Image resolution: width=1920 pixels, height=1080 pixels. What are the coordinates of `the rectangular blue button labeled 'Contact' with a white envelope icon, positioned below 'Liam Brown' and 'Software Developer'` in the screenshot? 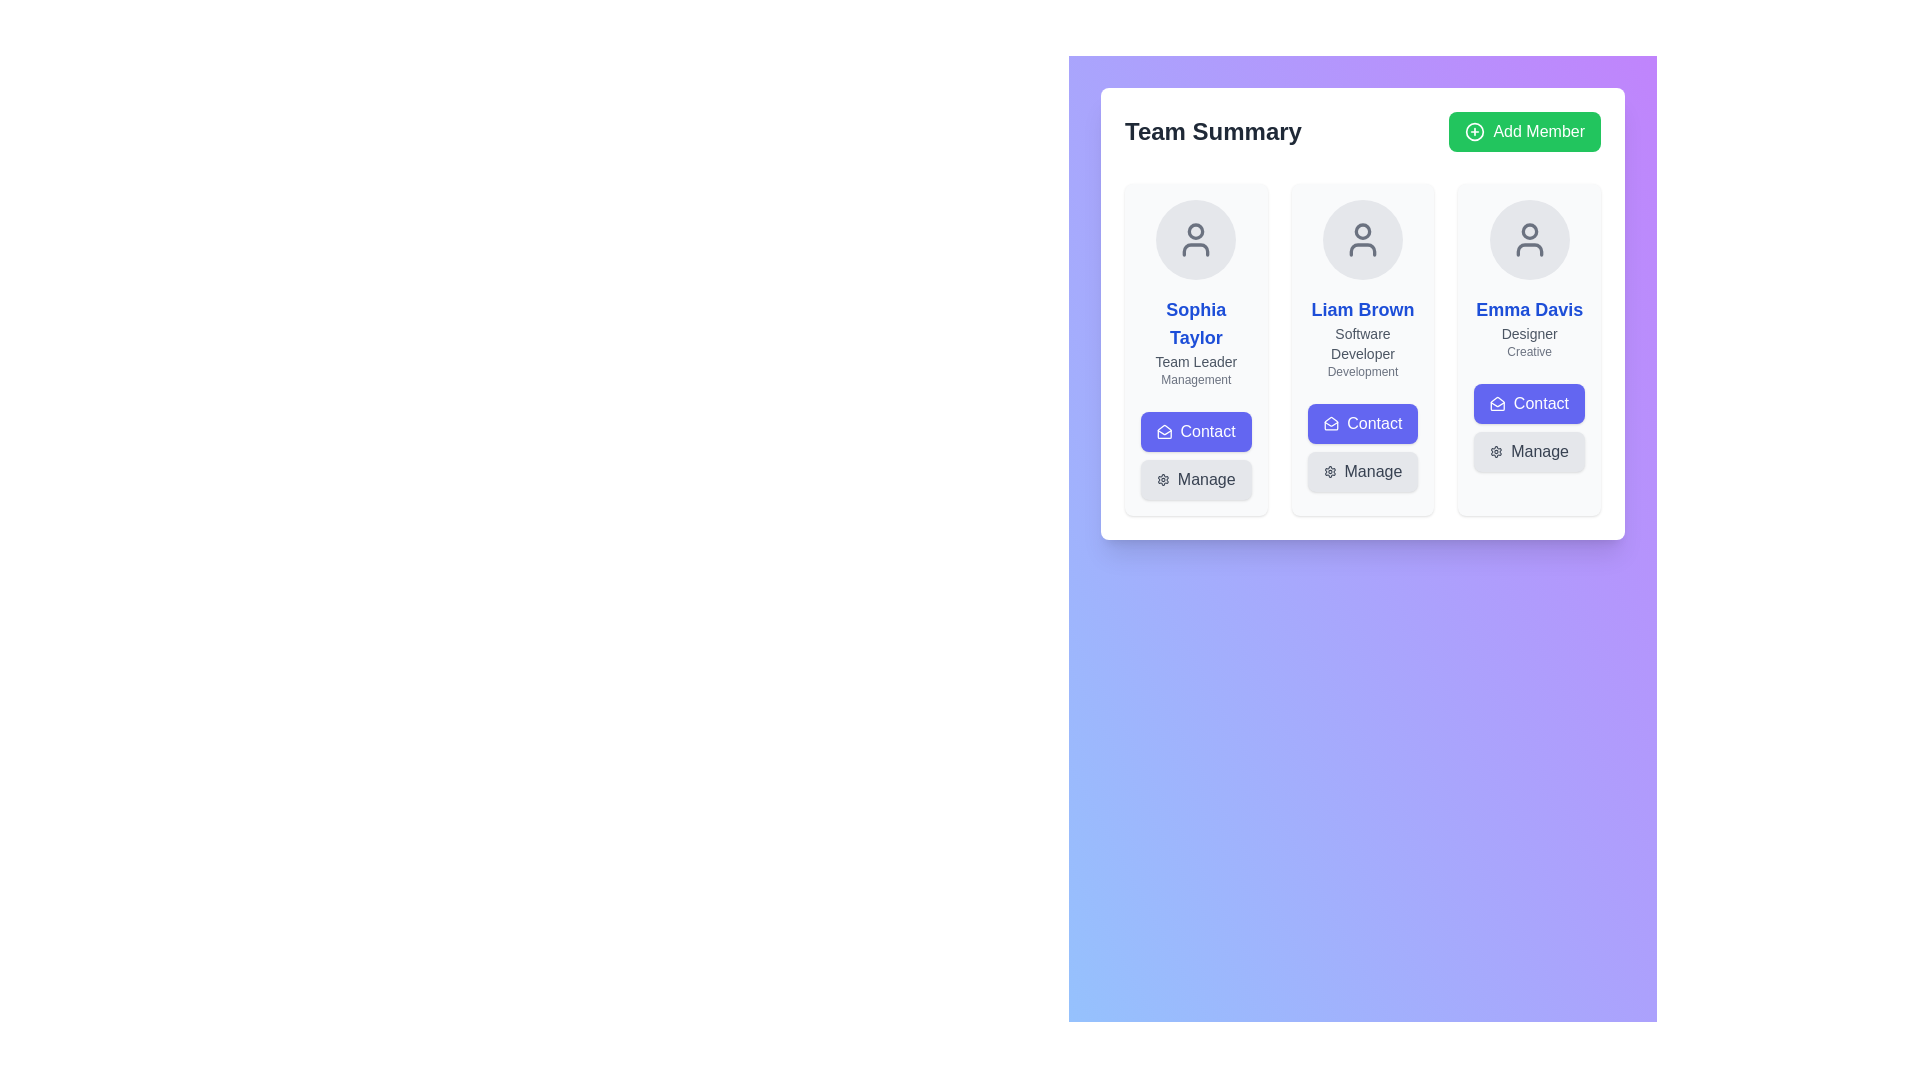 It's located at (1362, 423).